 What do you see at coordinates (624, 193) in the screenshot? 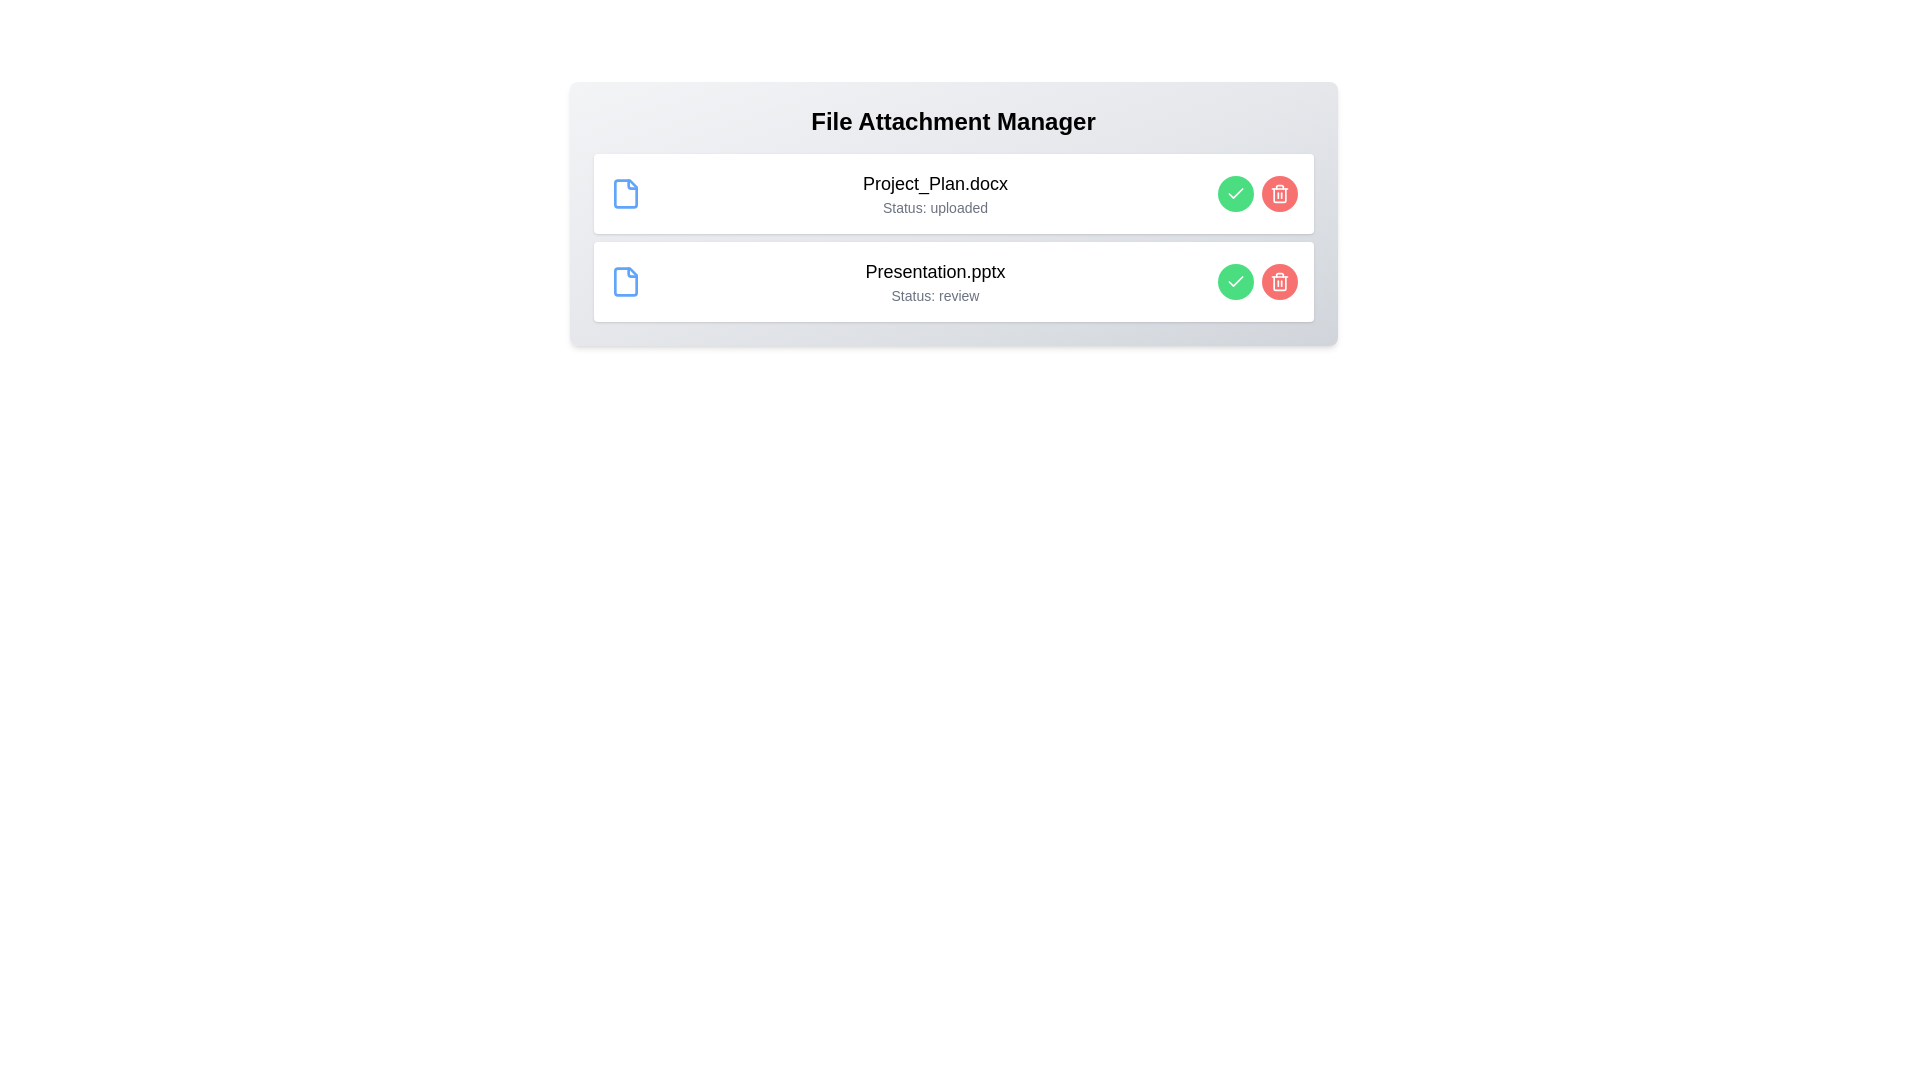
I see `the file icon to view details of the file named Project_Plan.docx` at bounding box center [624, 193].